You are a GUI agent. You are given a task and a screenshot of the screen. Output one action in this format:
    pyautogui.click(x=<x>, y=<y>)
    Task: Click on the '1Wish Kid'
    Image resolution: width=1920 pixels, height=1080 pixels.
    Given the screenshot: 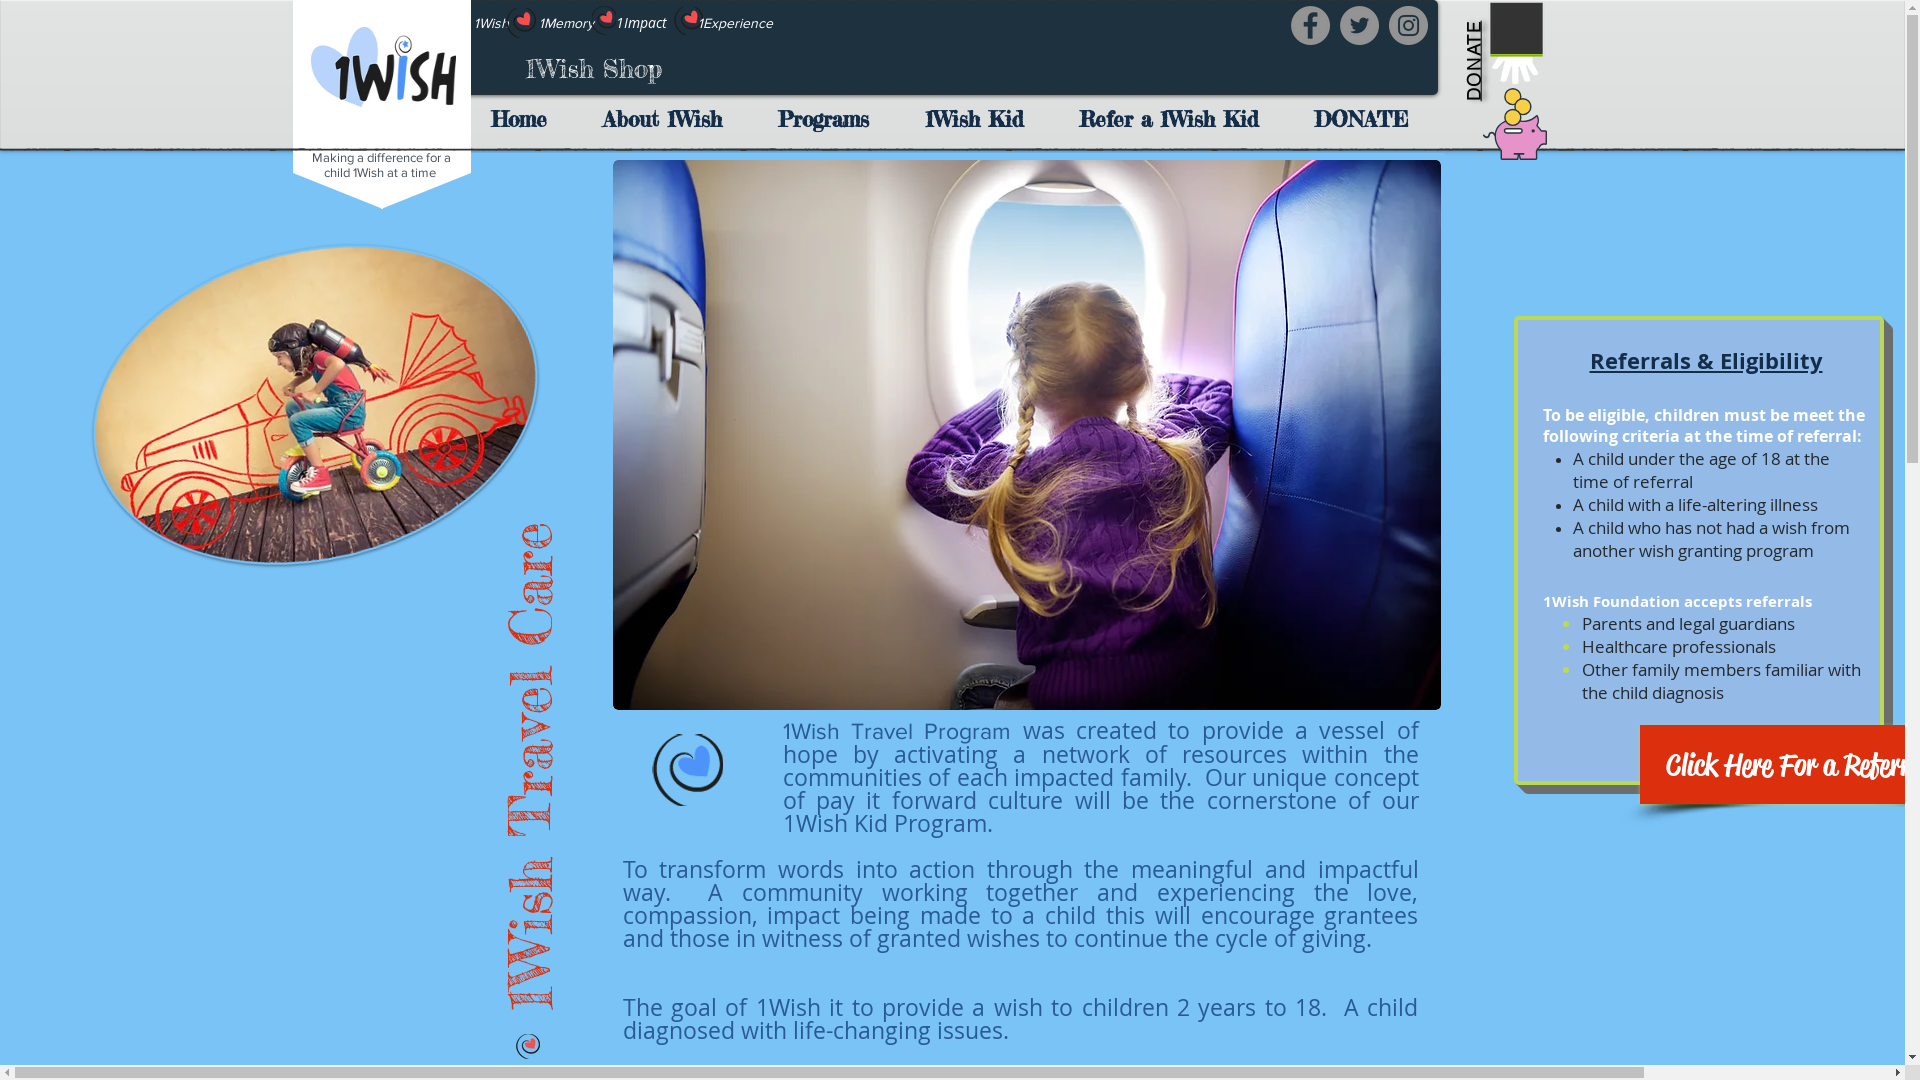 What is the action you would take?
    pyautogui.click(x=902, y=117)
    